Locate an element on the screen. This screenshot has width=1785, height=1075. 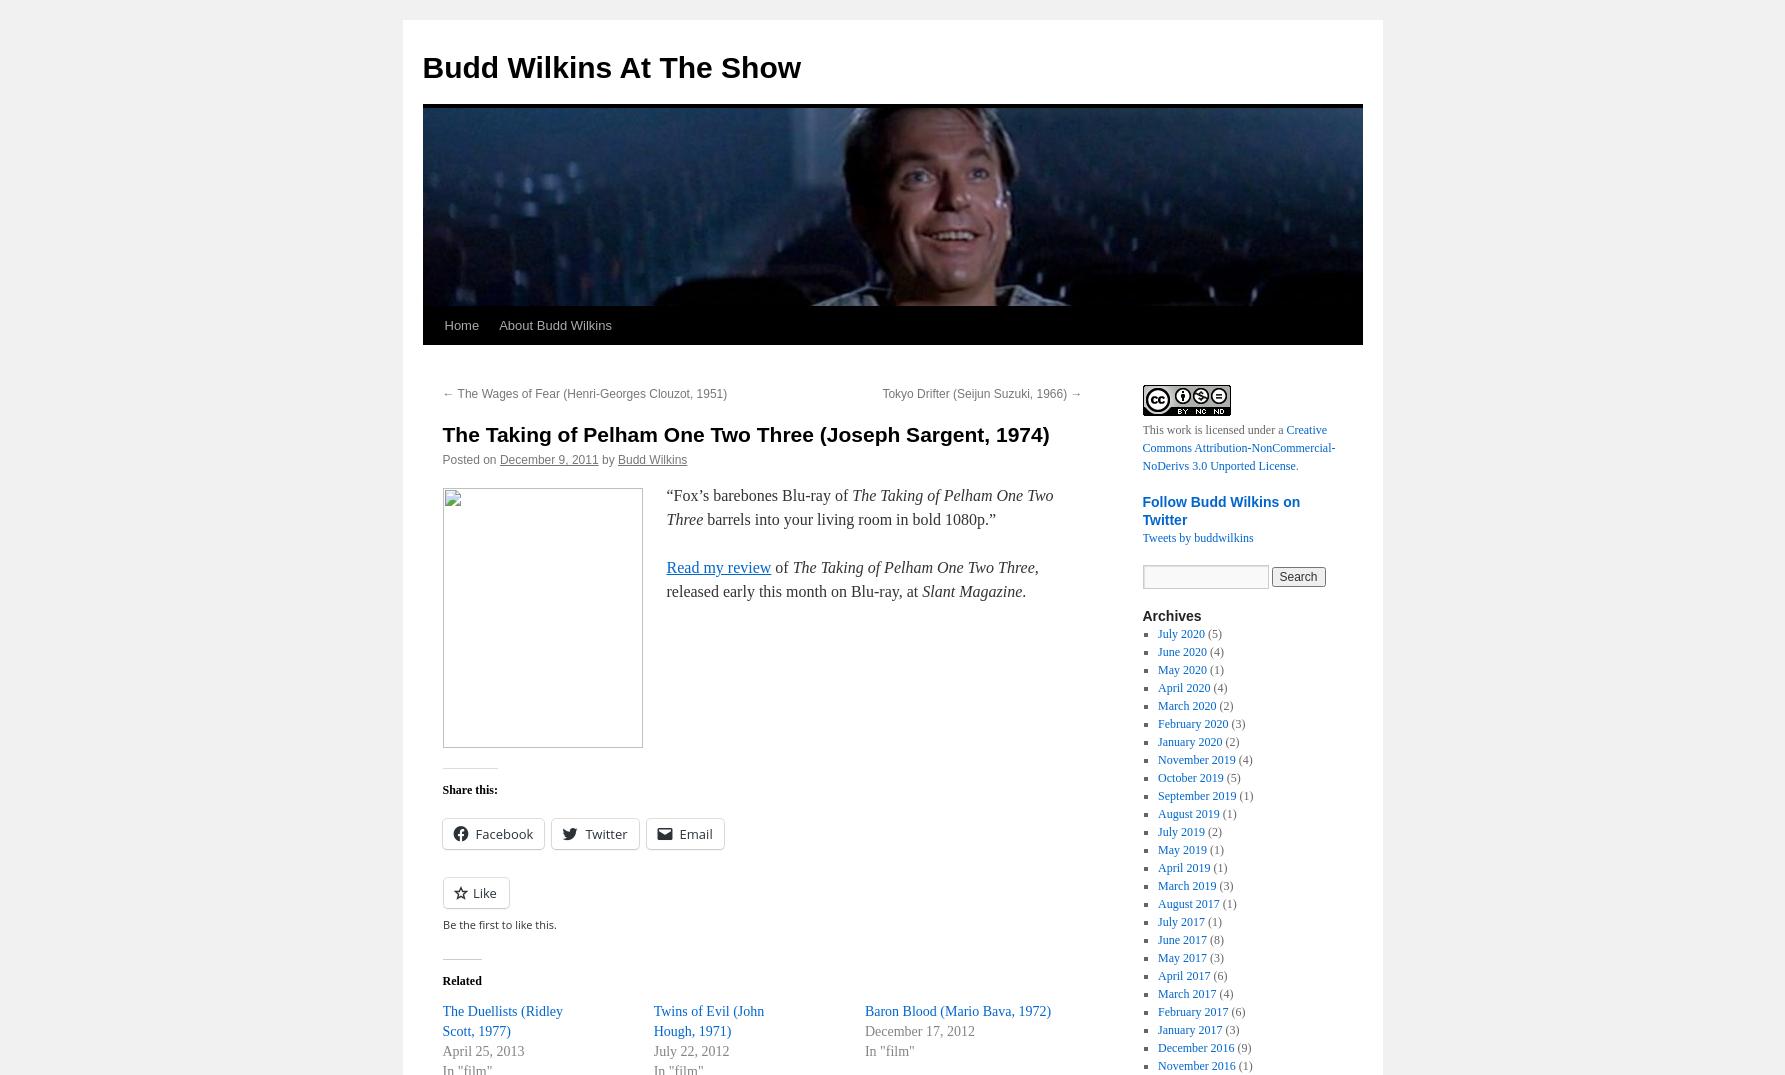
'December 2016' is located at coordinates (1194, 1048).